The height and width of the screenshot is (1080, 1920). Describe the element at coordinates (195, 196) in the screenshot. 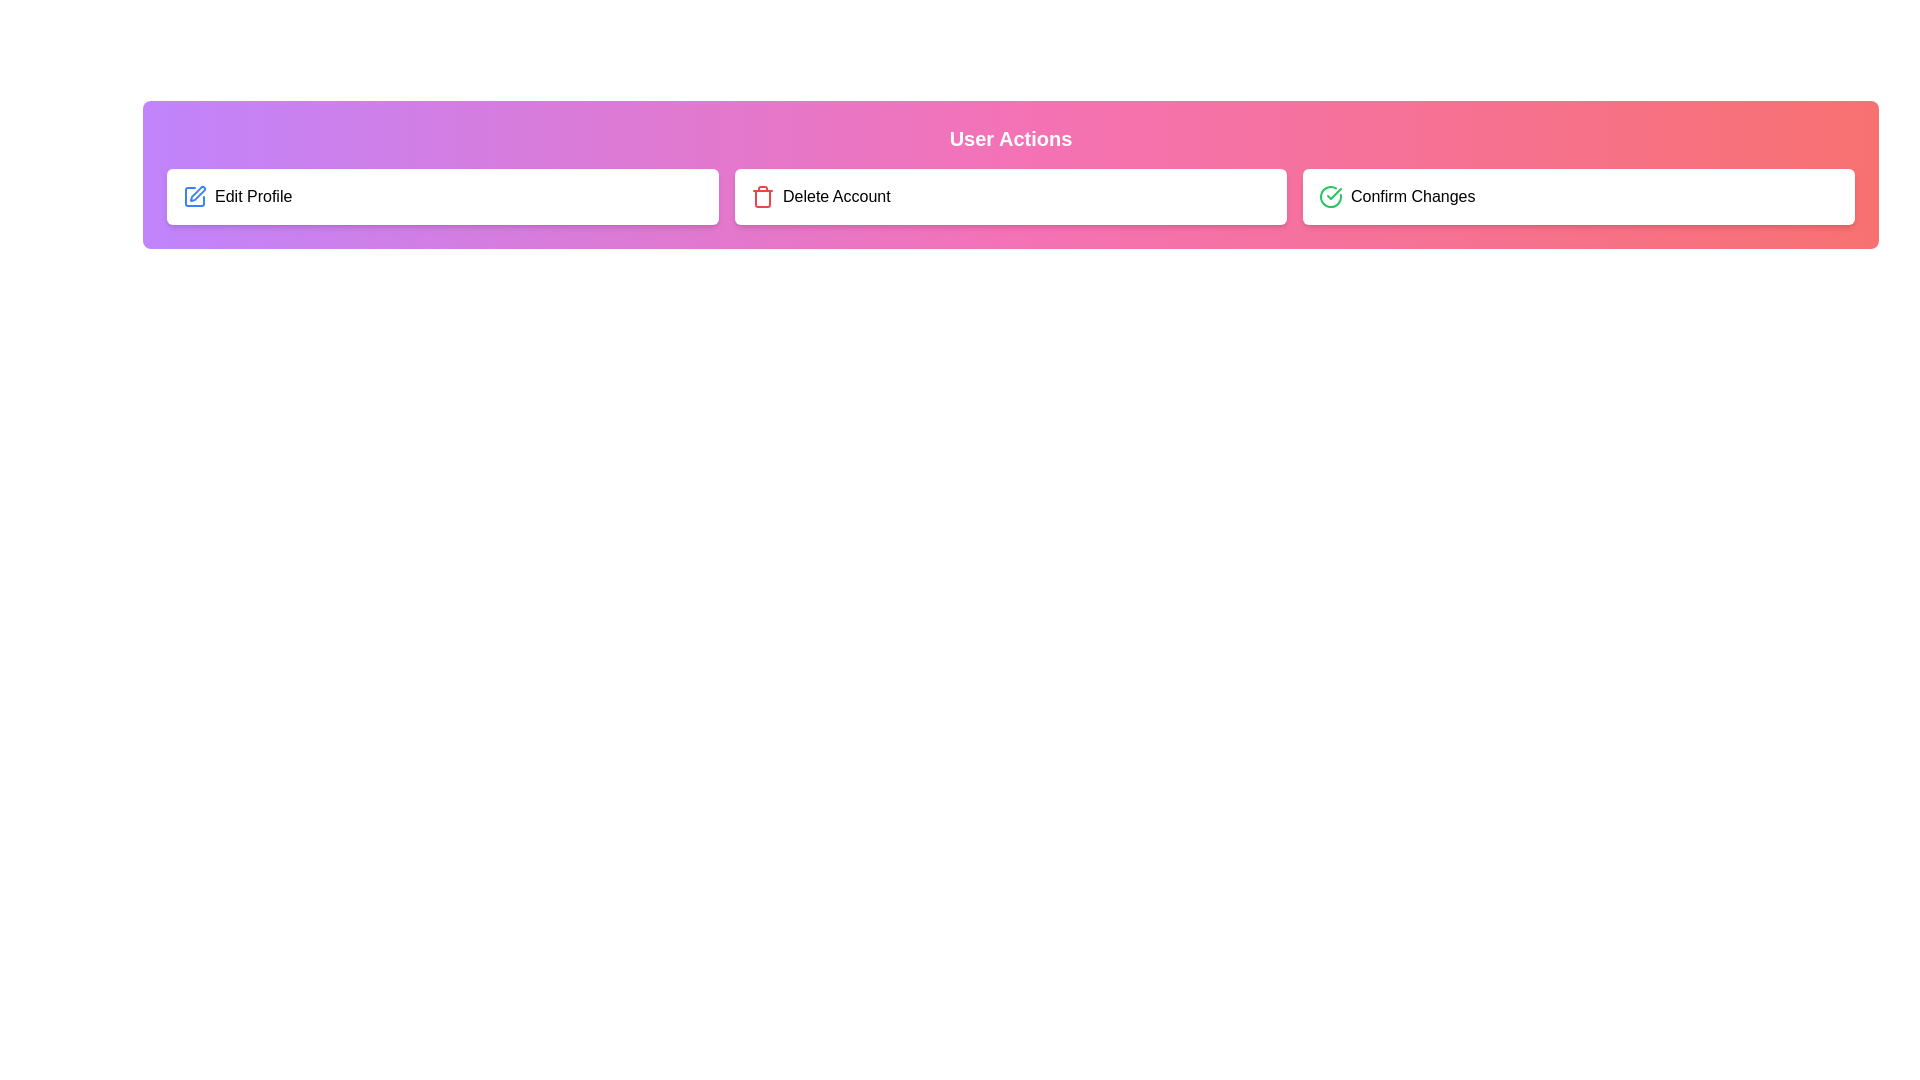

I see `the small square-shaped blue icon with a pen symbol, which is the first item in the 'Edit Profile' group, located to the left of the text 'Edit Profile.'` at that location.